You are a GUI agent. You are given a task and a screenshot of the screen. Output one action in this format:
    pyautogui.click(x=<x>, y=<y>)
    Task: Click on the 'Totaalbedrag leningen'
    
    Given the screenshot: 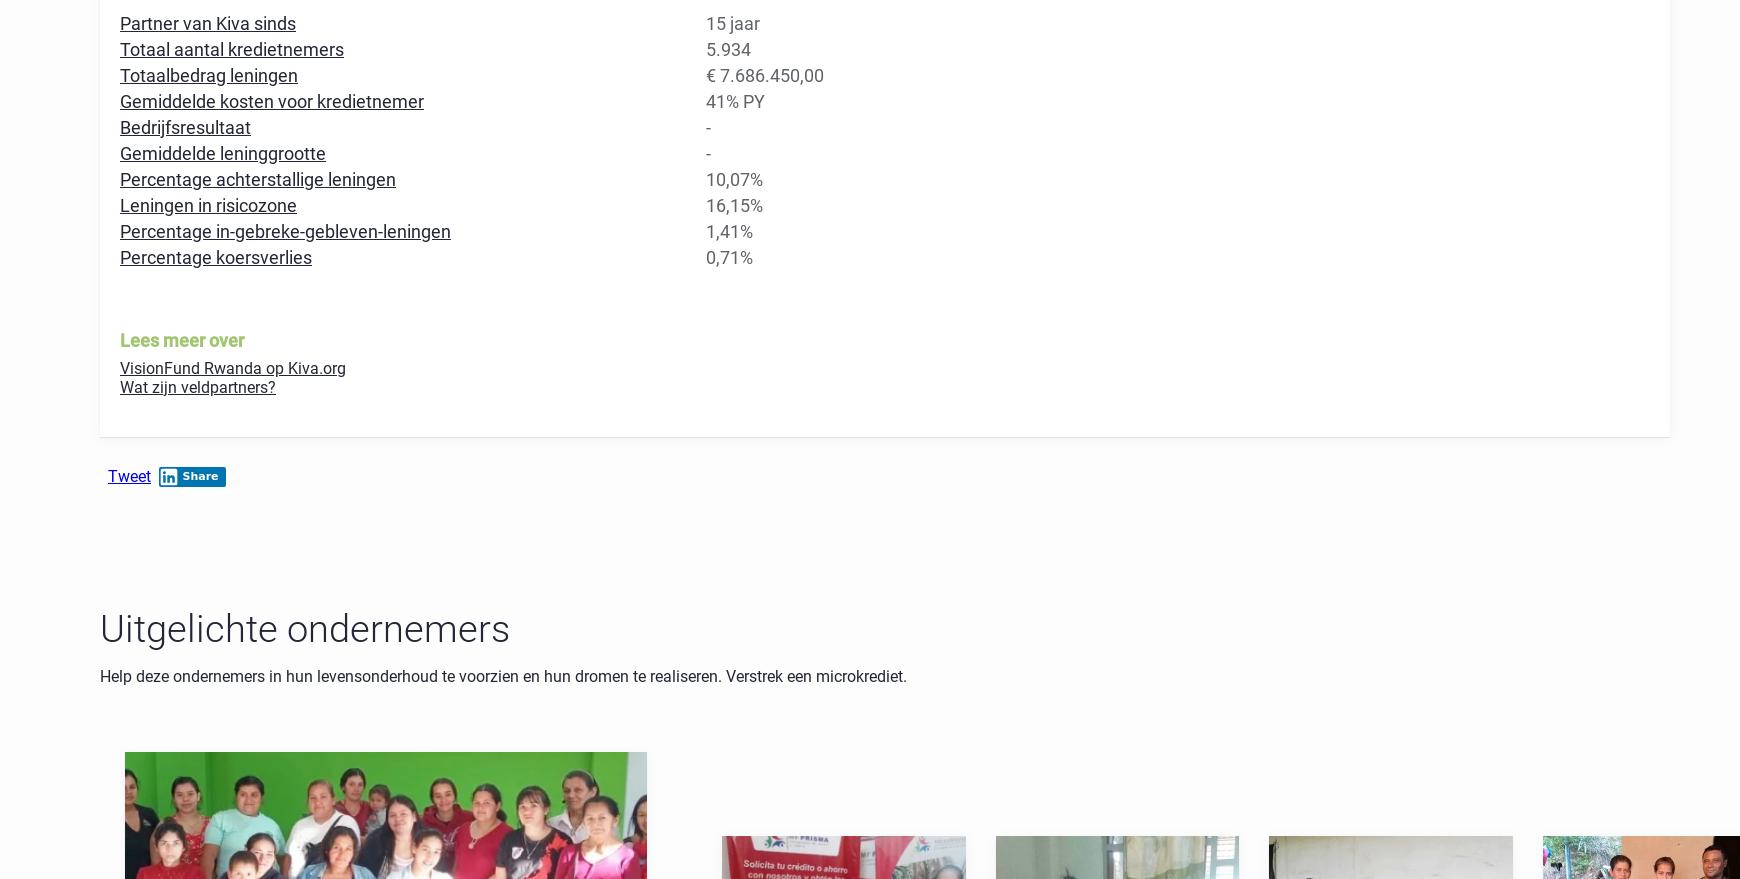 What is the action you would take?
    pyautogui.click(x=119, y=74)
    